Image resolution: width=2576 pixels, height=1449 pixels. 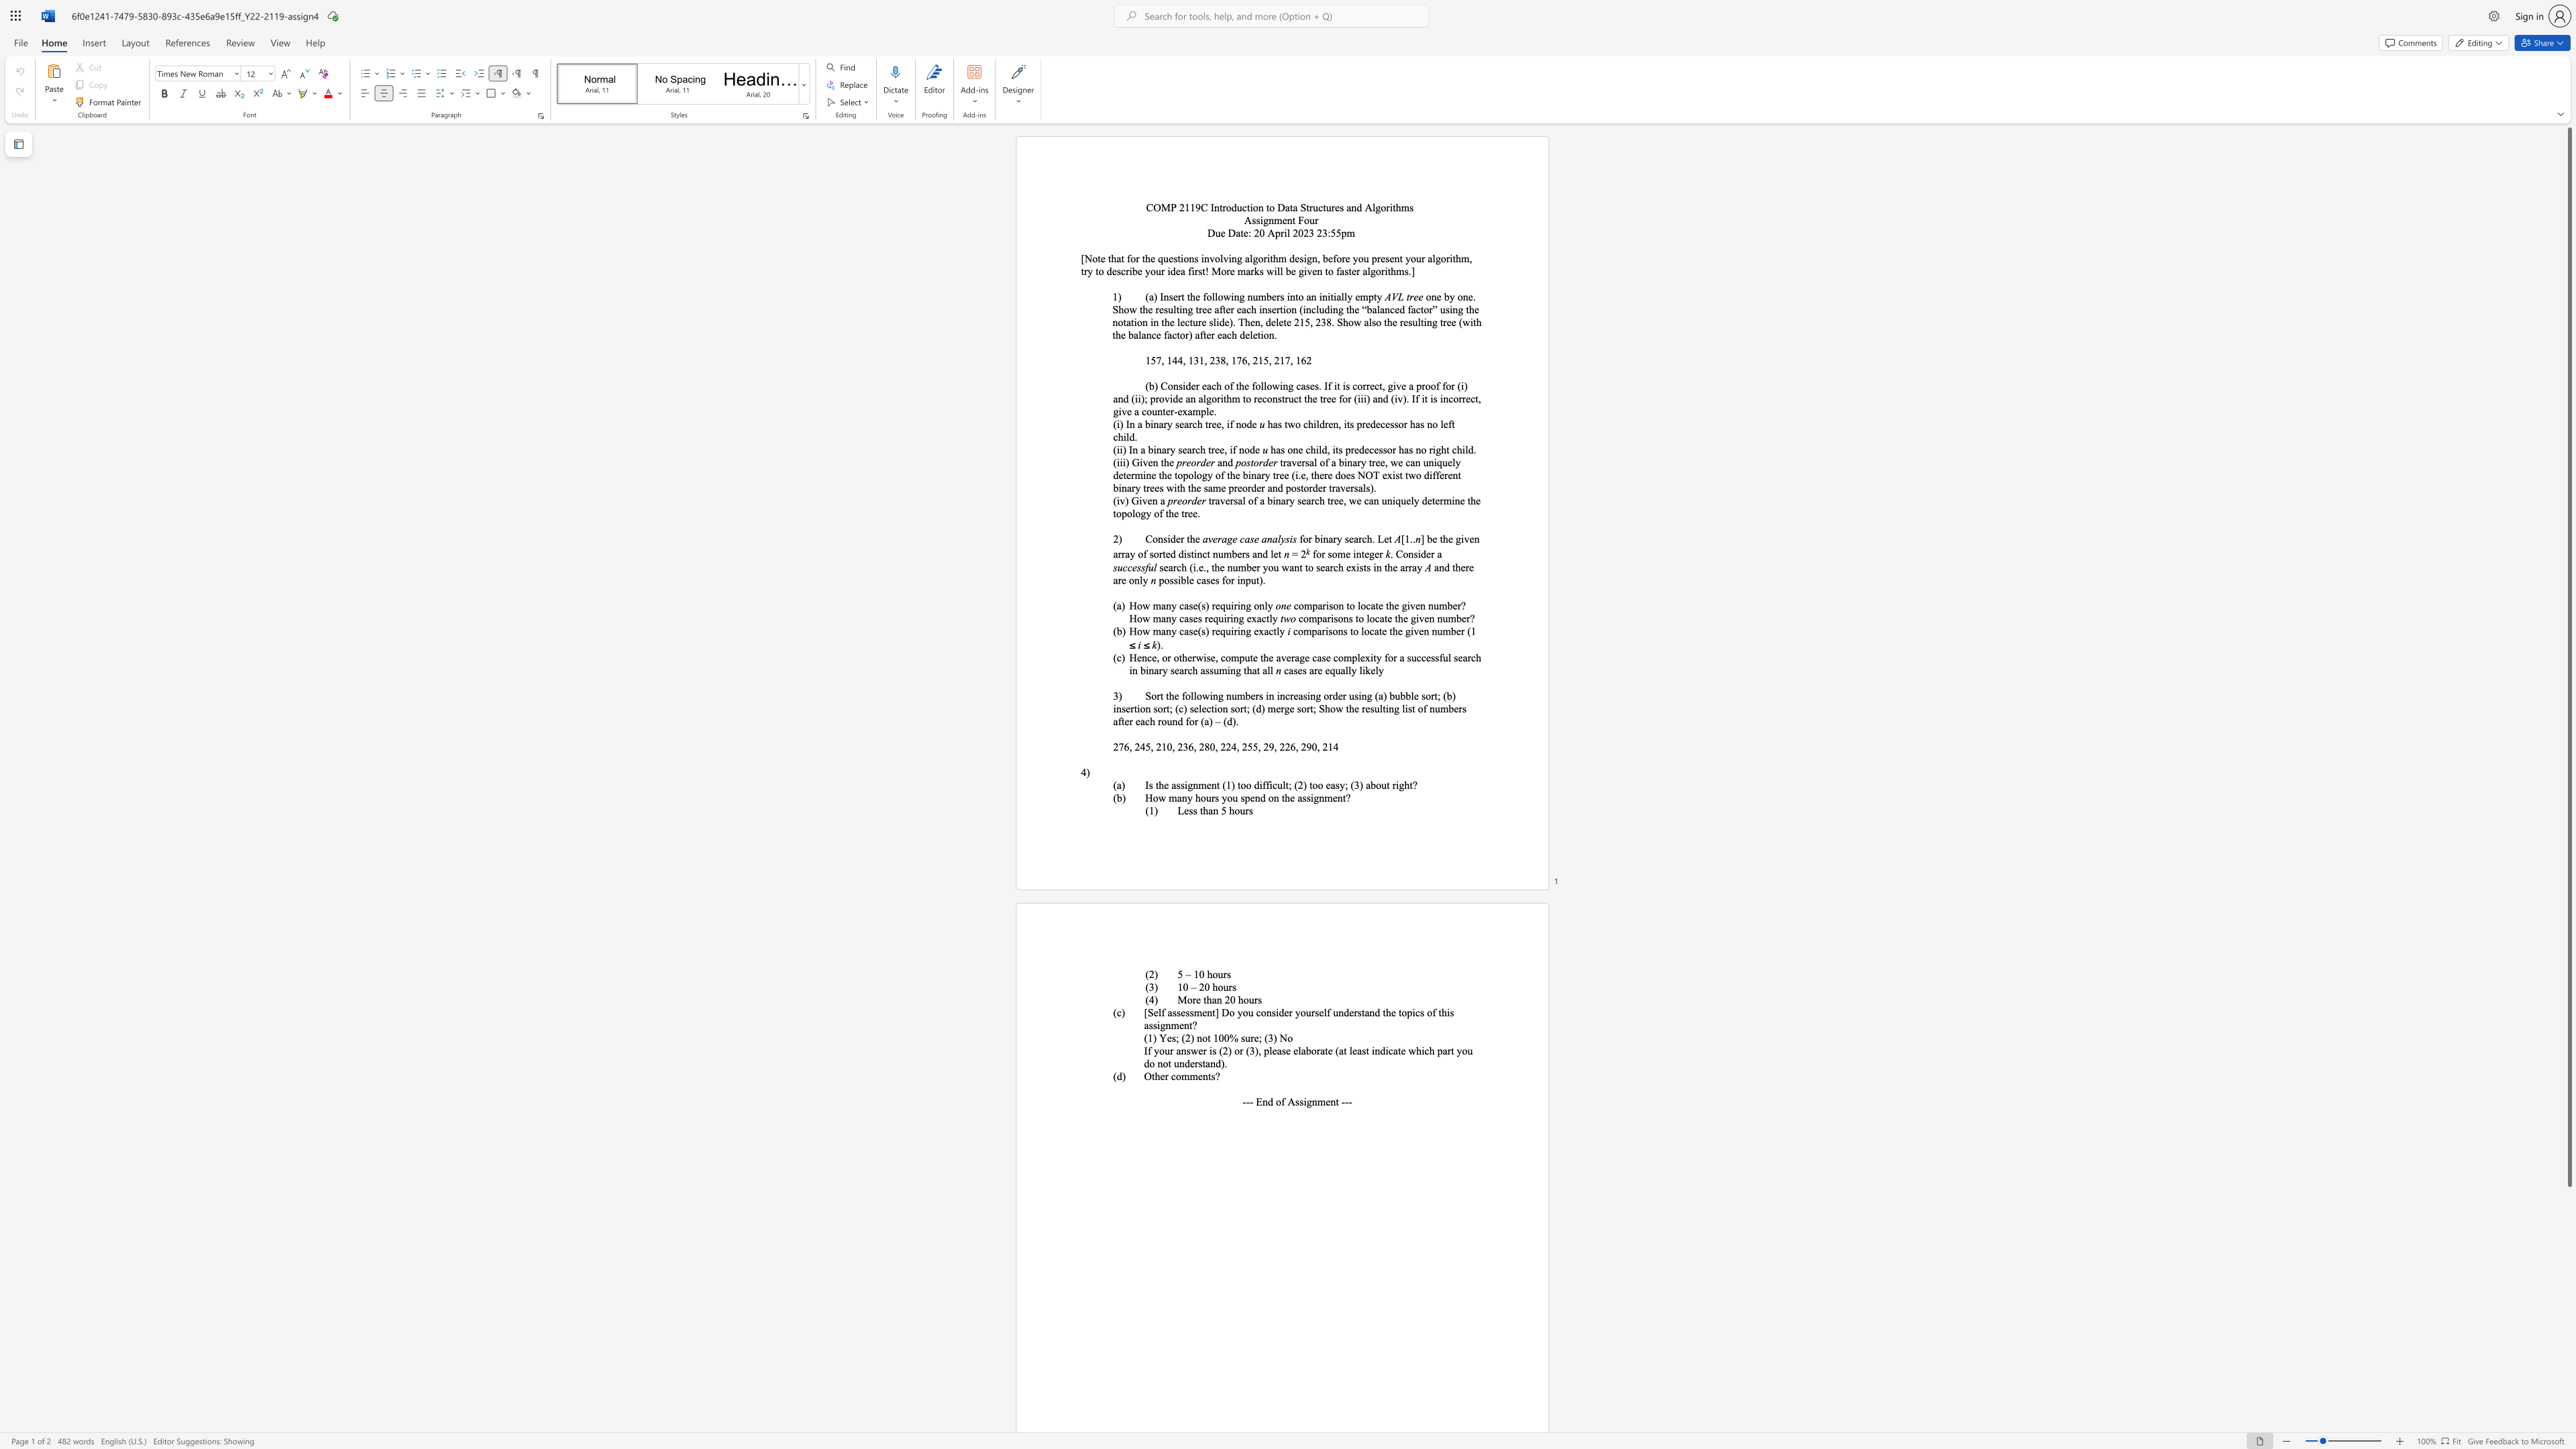 I want to click on the subset text "t; (2) too" within the text "Is the assignment (1) too difficult; (2) too easy; (3) about right?", so click(x=1284, y=784).